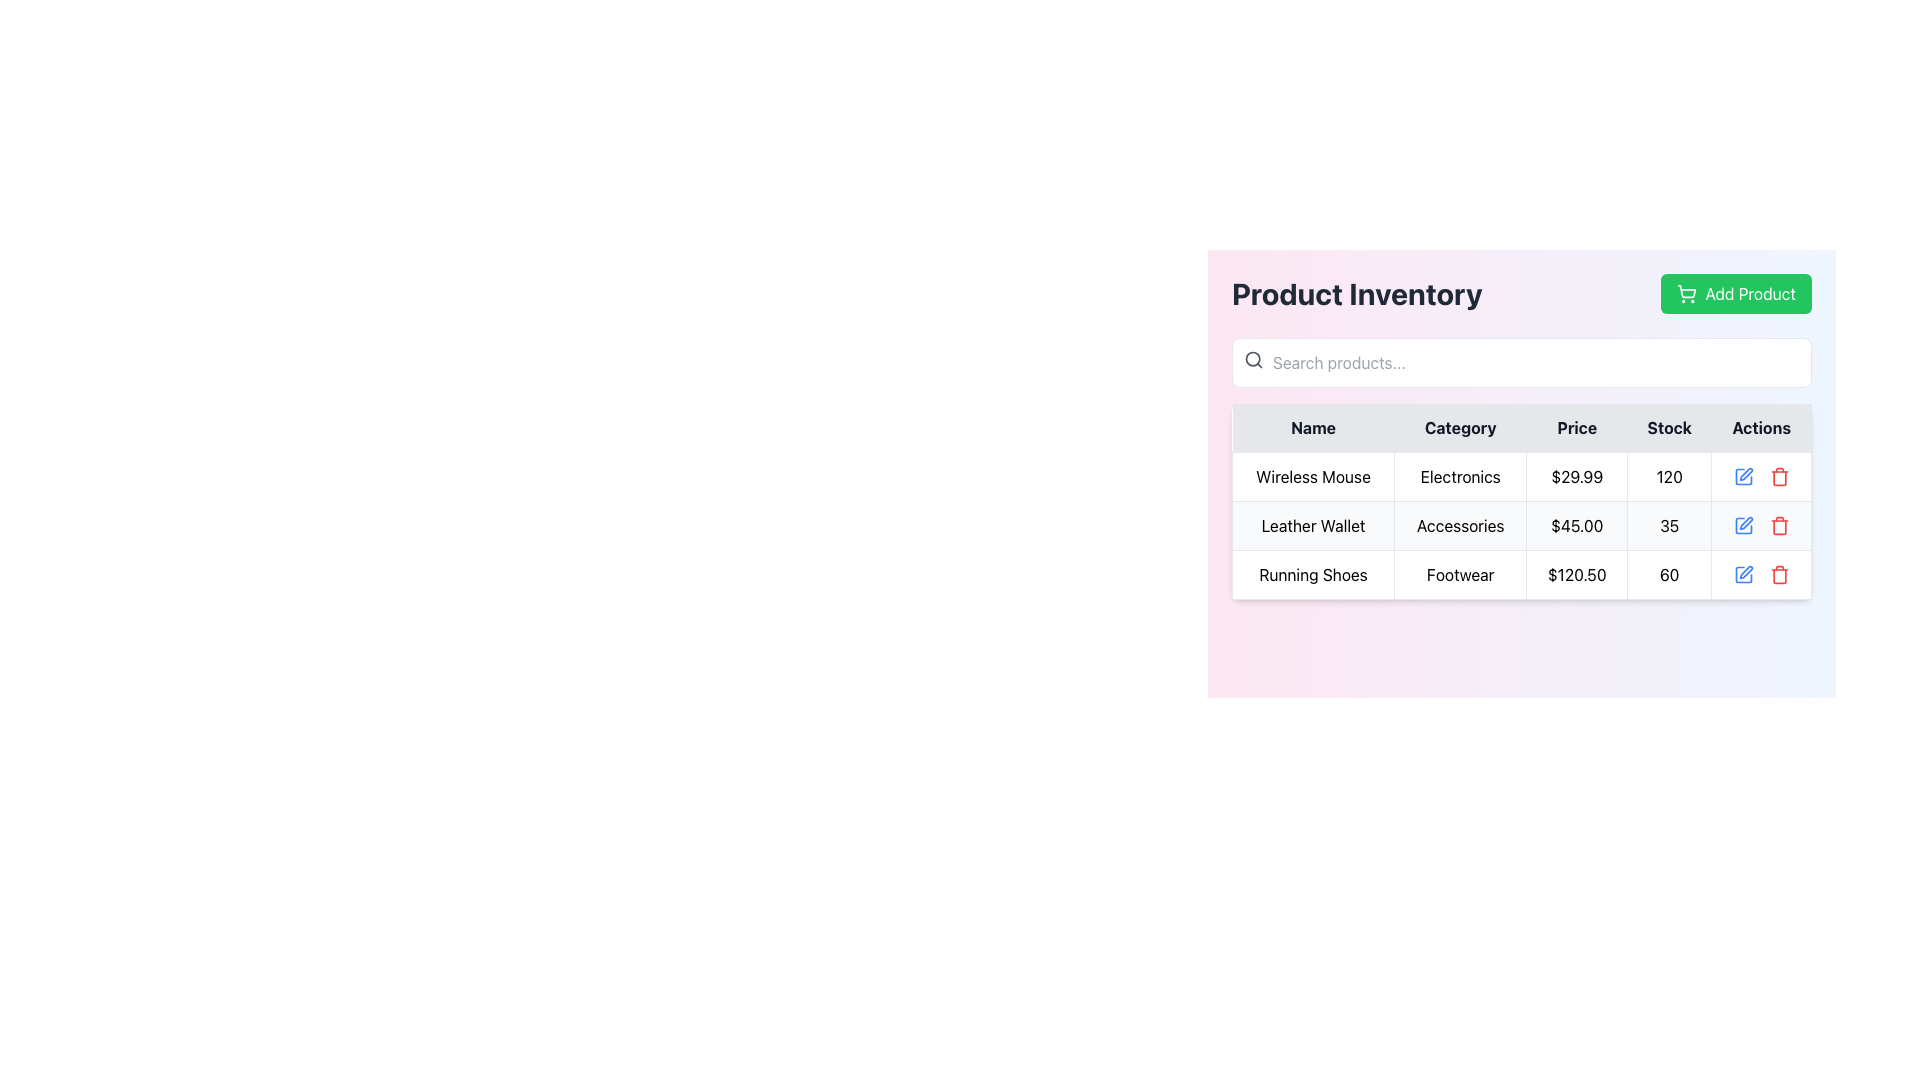  I want to click on the small blue pencil icon in the 'Actions' column aligned with the 'Wireless Mouse' row to initiate edit mode, so click(1742, 477).